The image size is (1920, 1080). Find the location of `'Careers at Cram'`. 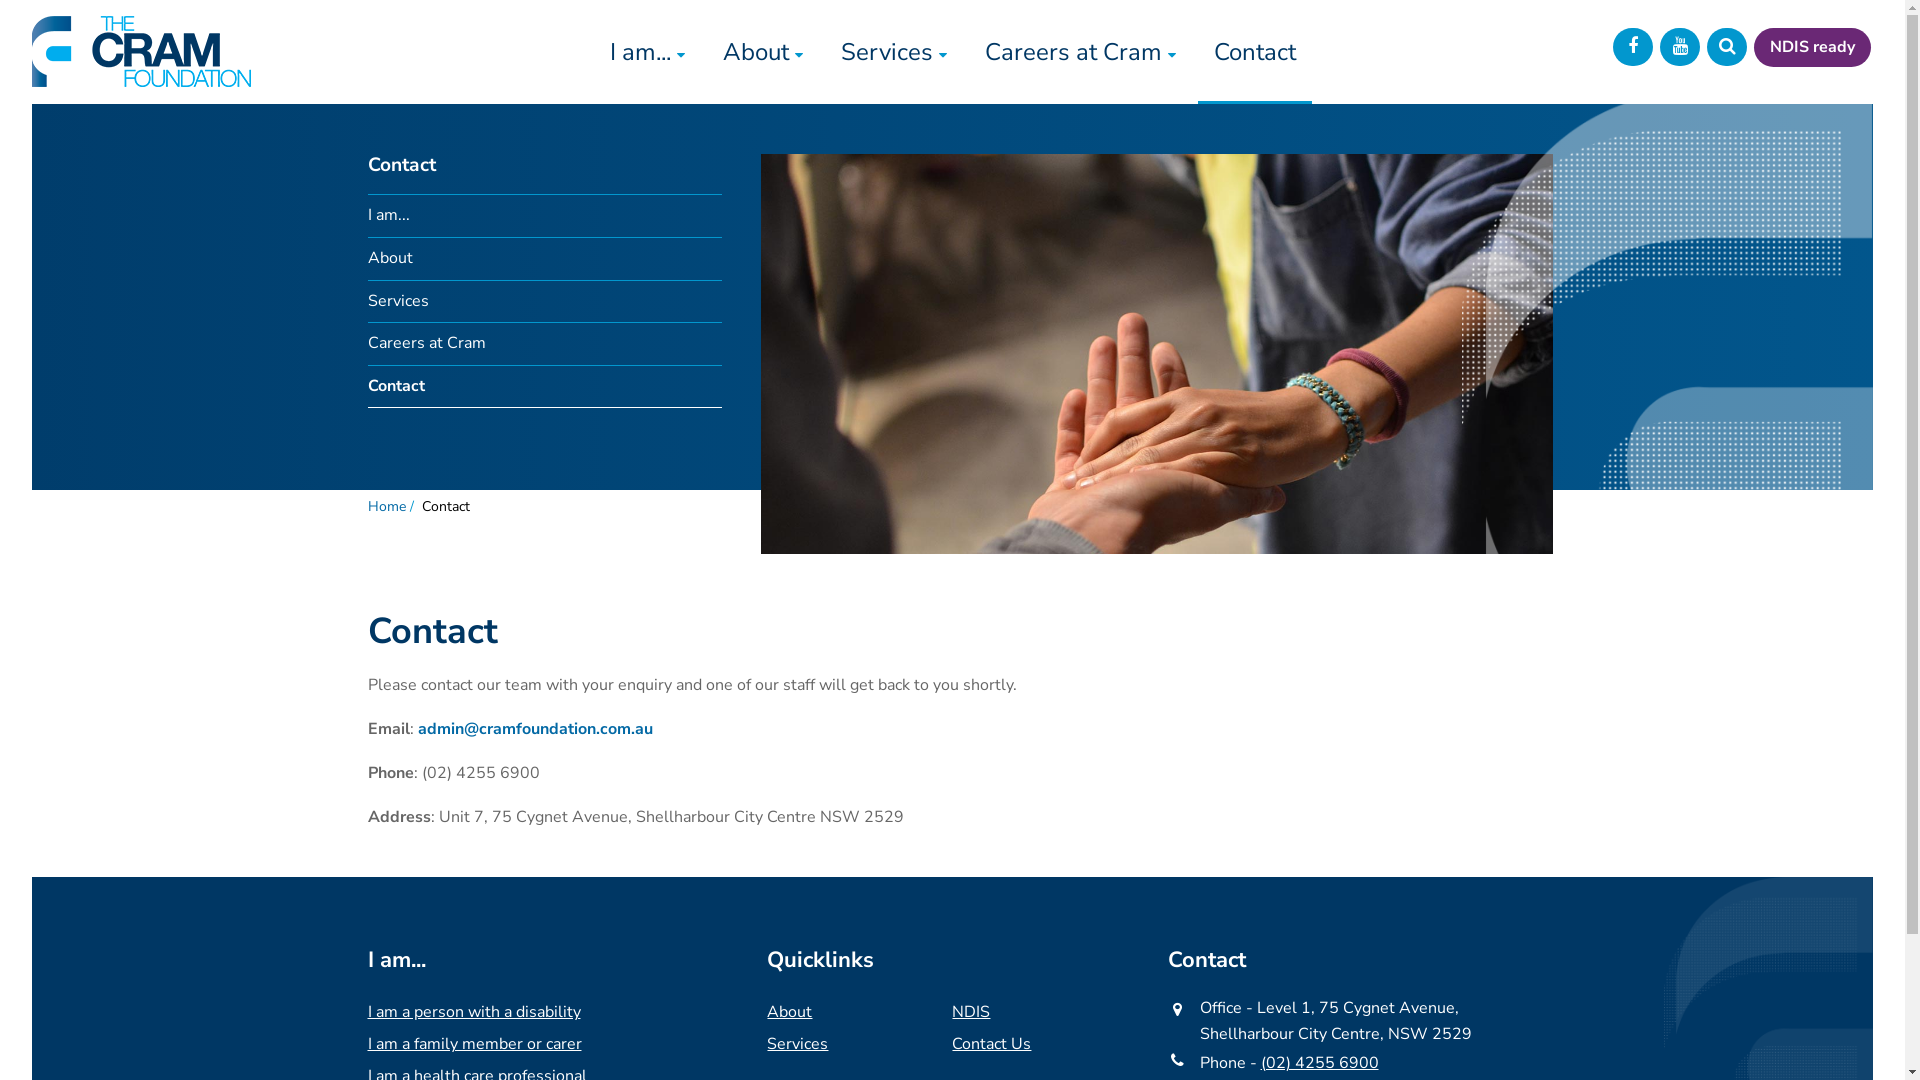

'Careers at Cram' is located at coordinates (1079, 50).